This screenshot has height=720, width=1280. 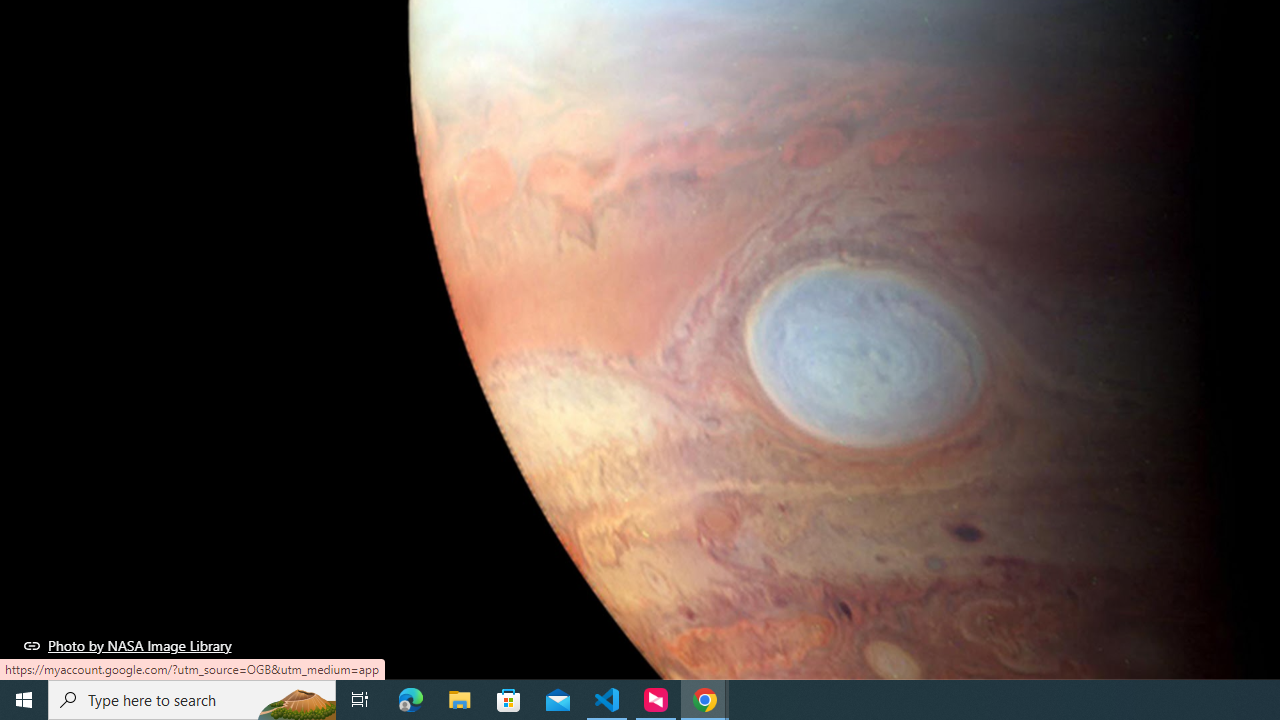 I want to click on 'Photo by NASA Image Library', so click(x=127, y=645).